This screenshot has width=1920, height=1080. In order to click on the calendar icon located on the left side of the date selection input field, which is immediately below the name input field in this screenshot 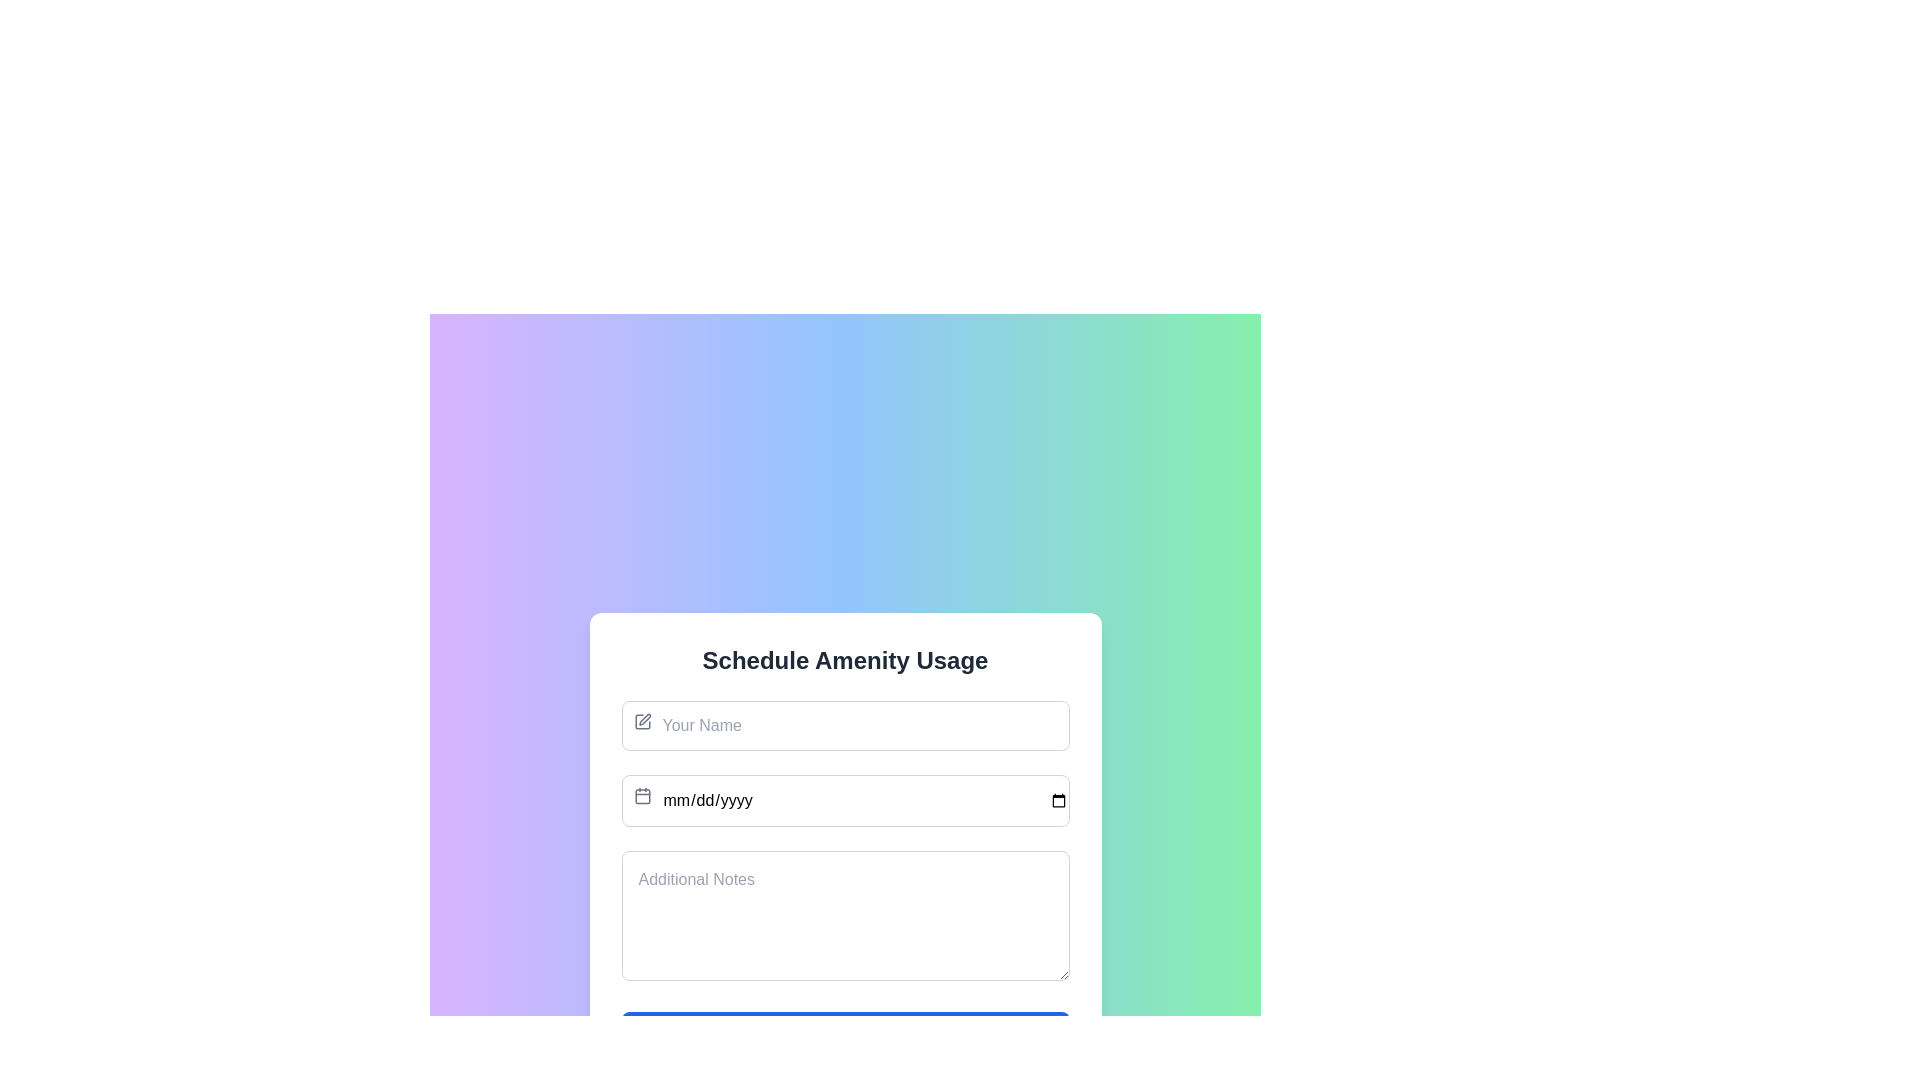, I will do `click(642, 794)`.